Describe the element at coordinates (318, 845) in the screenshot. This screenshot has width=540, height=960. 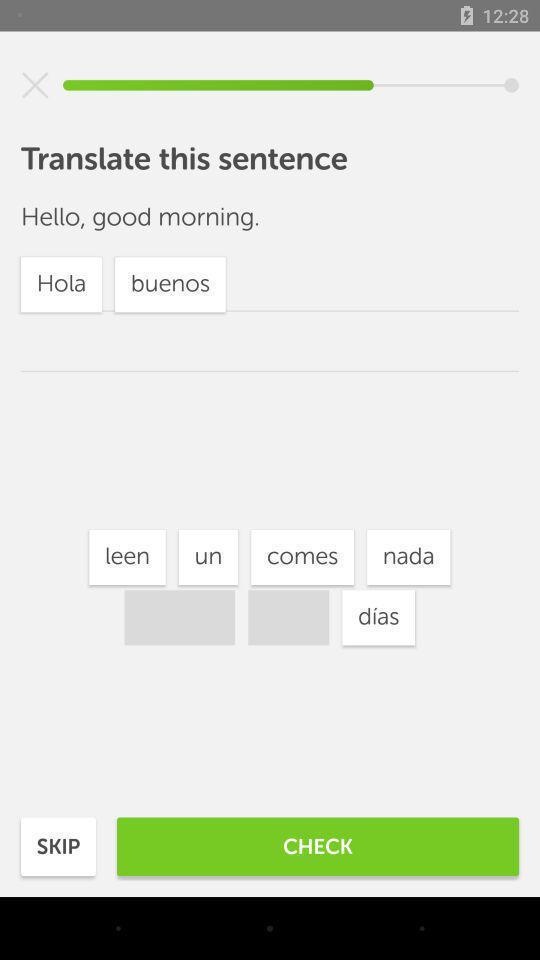
I see `the item next to the skip item` at that location.